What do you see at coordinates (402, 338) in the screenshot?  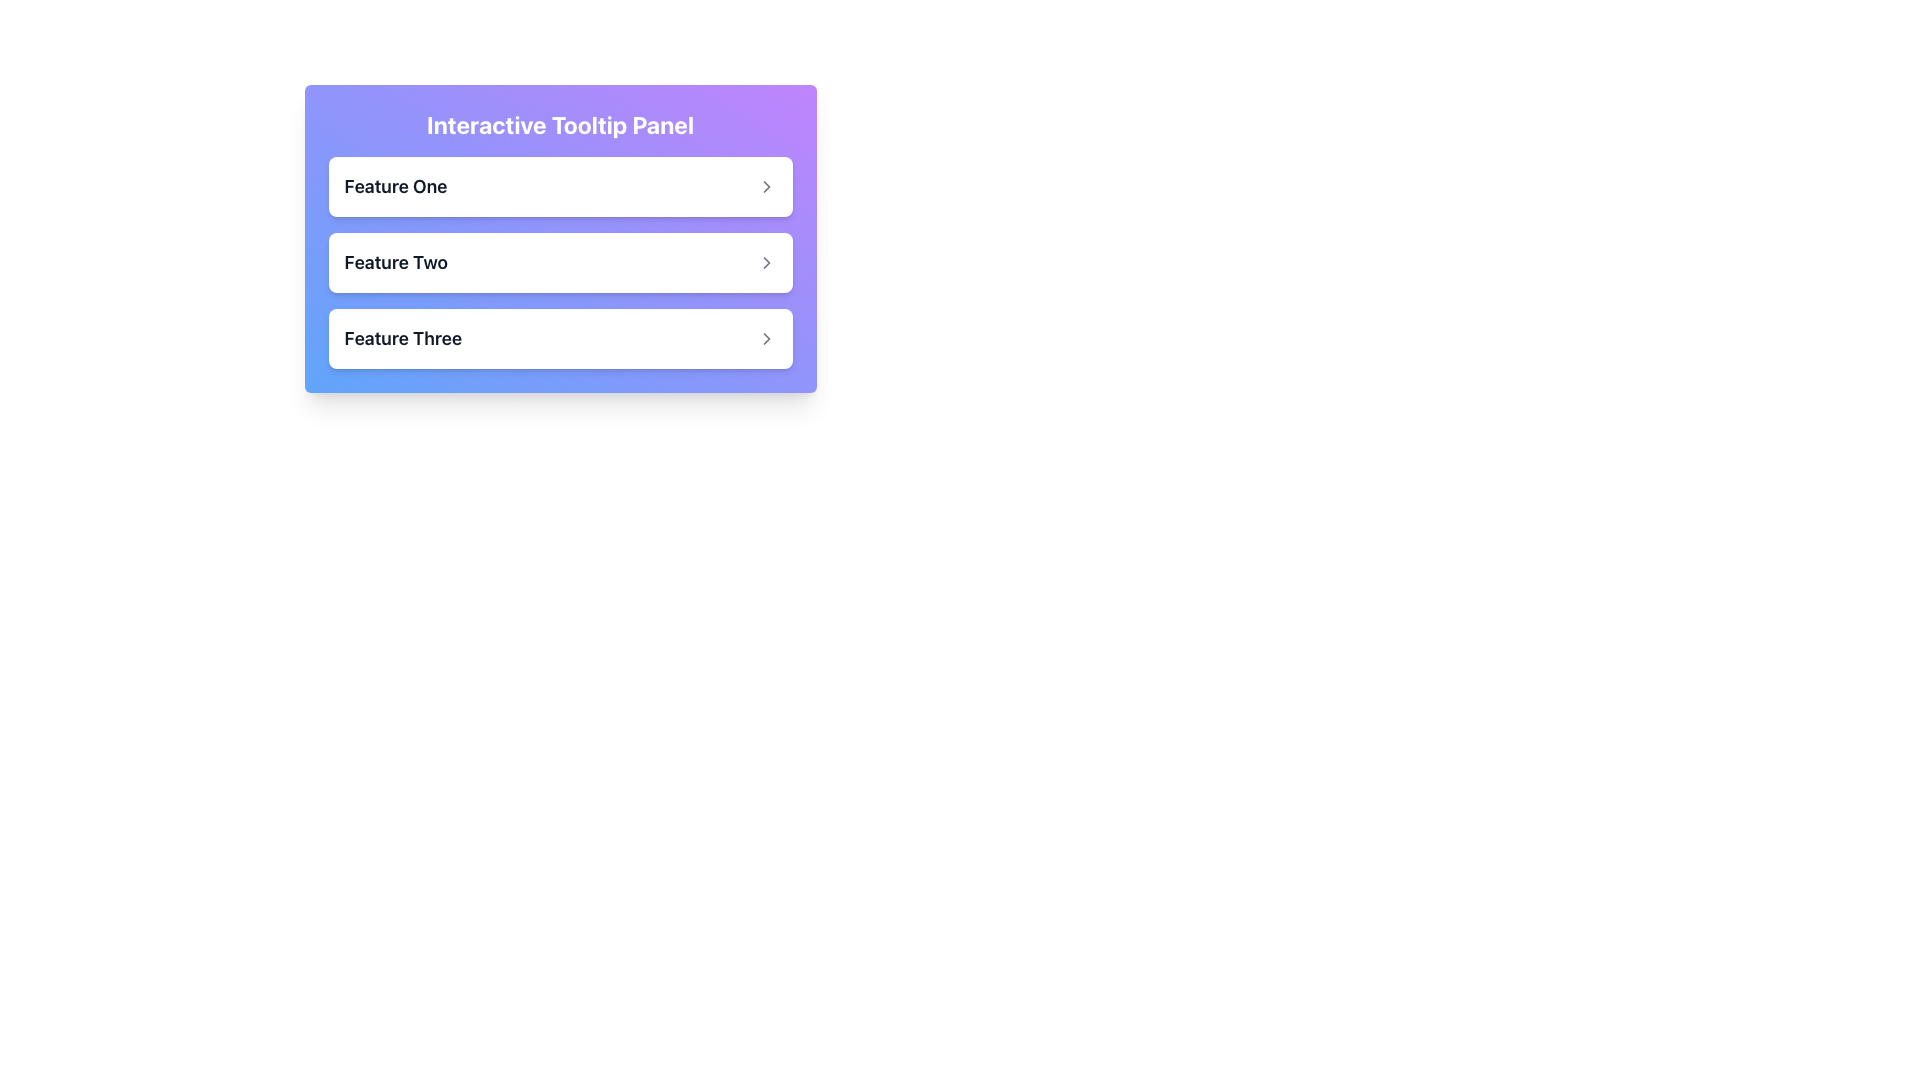 I see `the text label reading 'Feature Three', which is styled with a medium-large bold font in dark gray and positioned as the leftmost item in the third row of a vertical list of features` at bounding box center [402, 338].